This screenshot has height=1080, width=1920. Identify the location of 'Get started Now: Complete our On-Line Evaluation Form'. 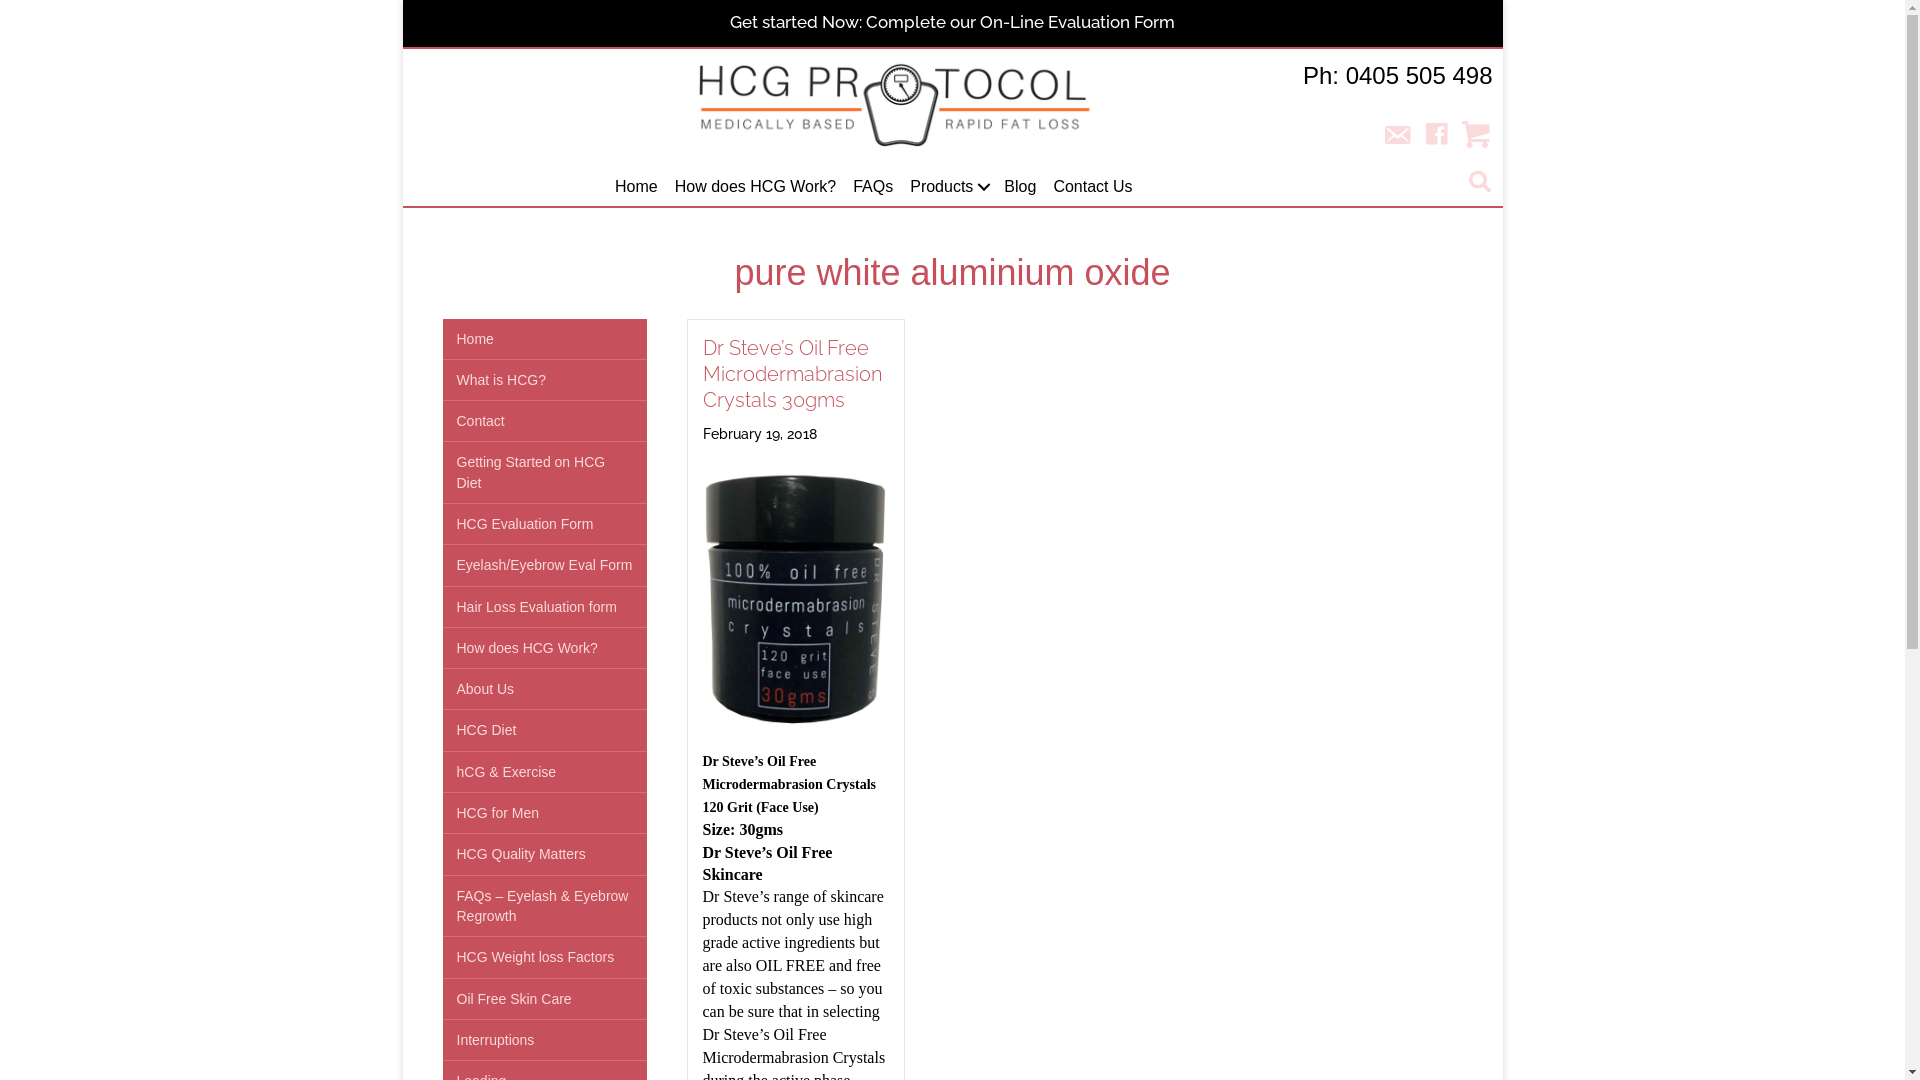
(951, 22).